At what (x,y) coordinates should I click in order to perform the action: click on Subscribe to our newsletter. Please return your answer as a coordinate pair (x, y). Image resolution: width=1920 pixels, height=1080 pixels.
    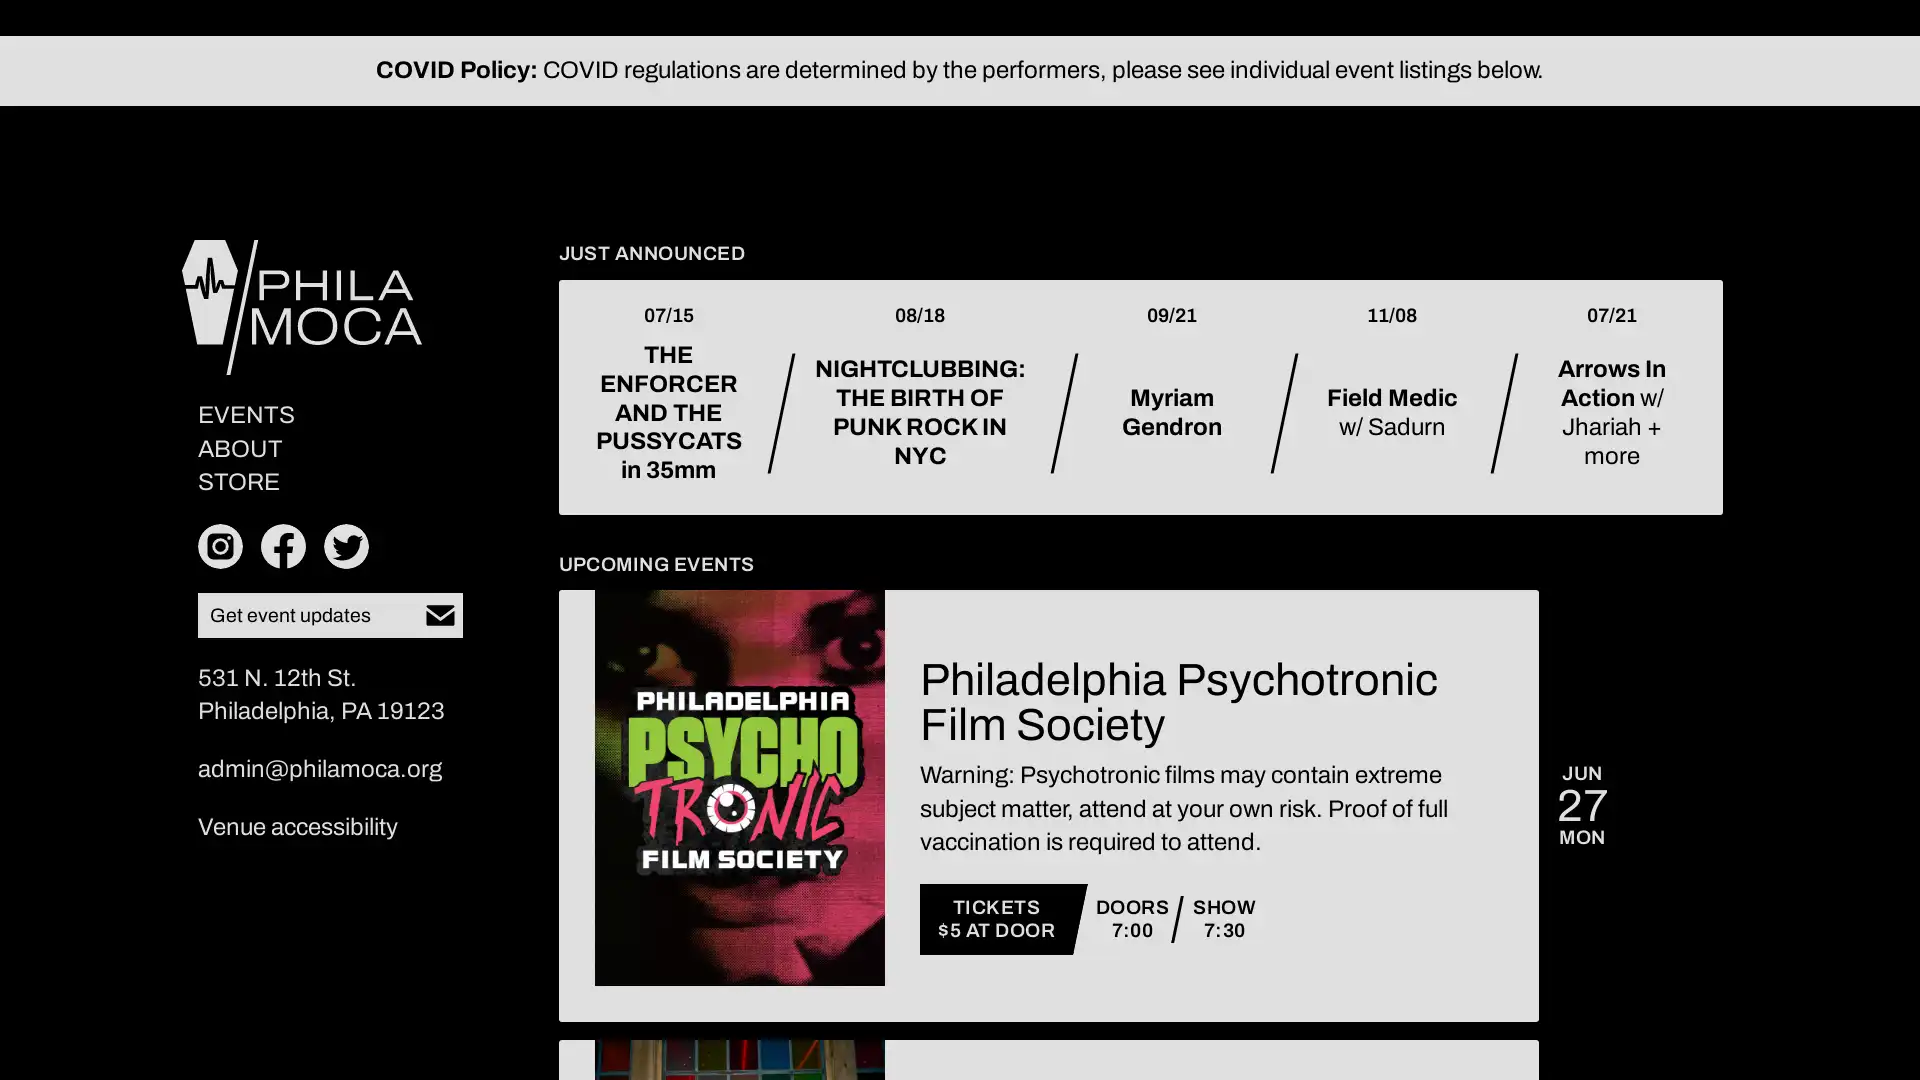
    Looking at the image, I should click on (438, 613).